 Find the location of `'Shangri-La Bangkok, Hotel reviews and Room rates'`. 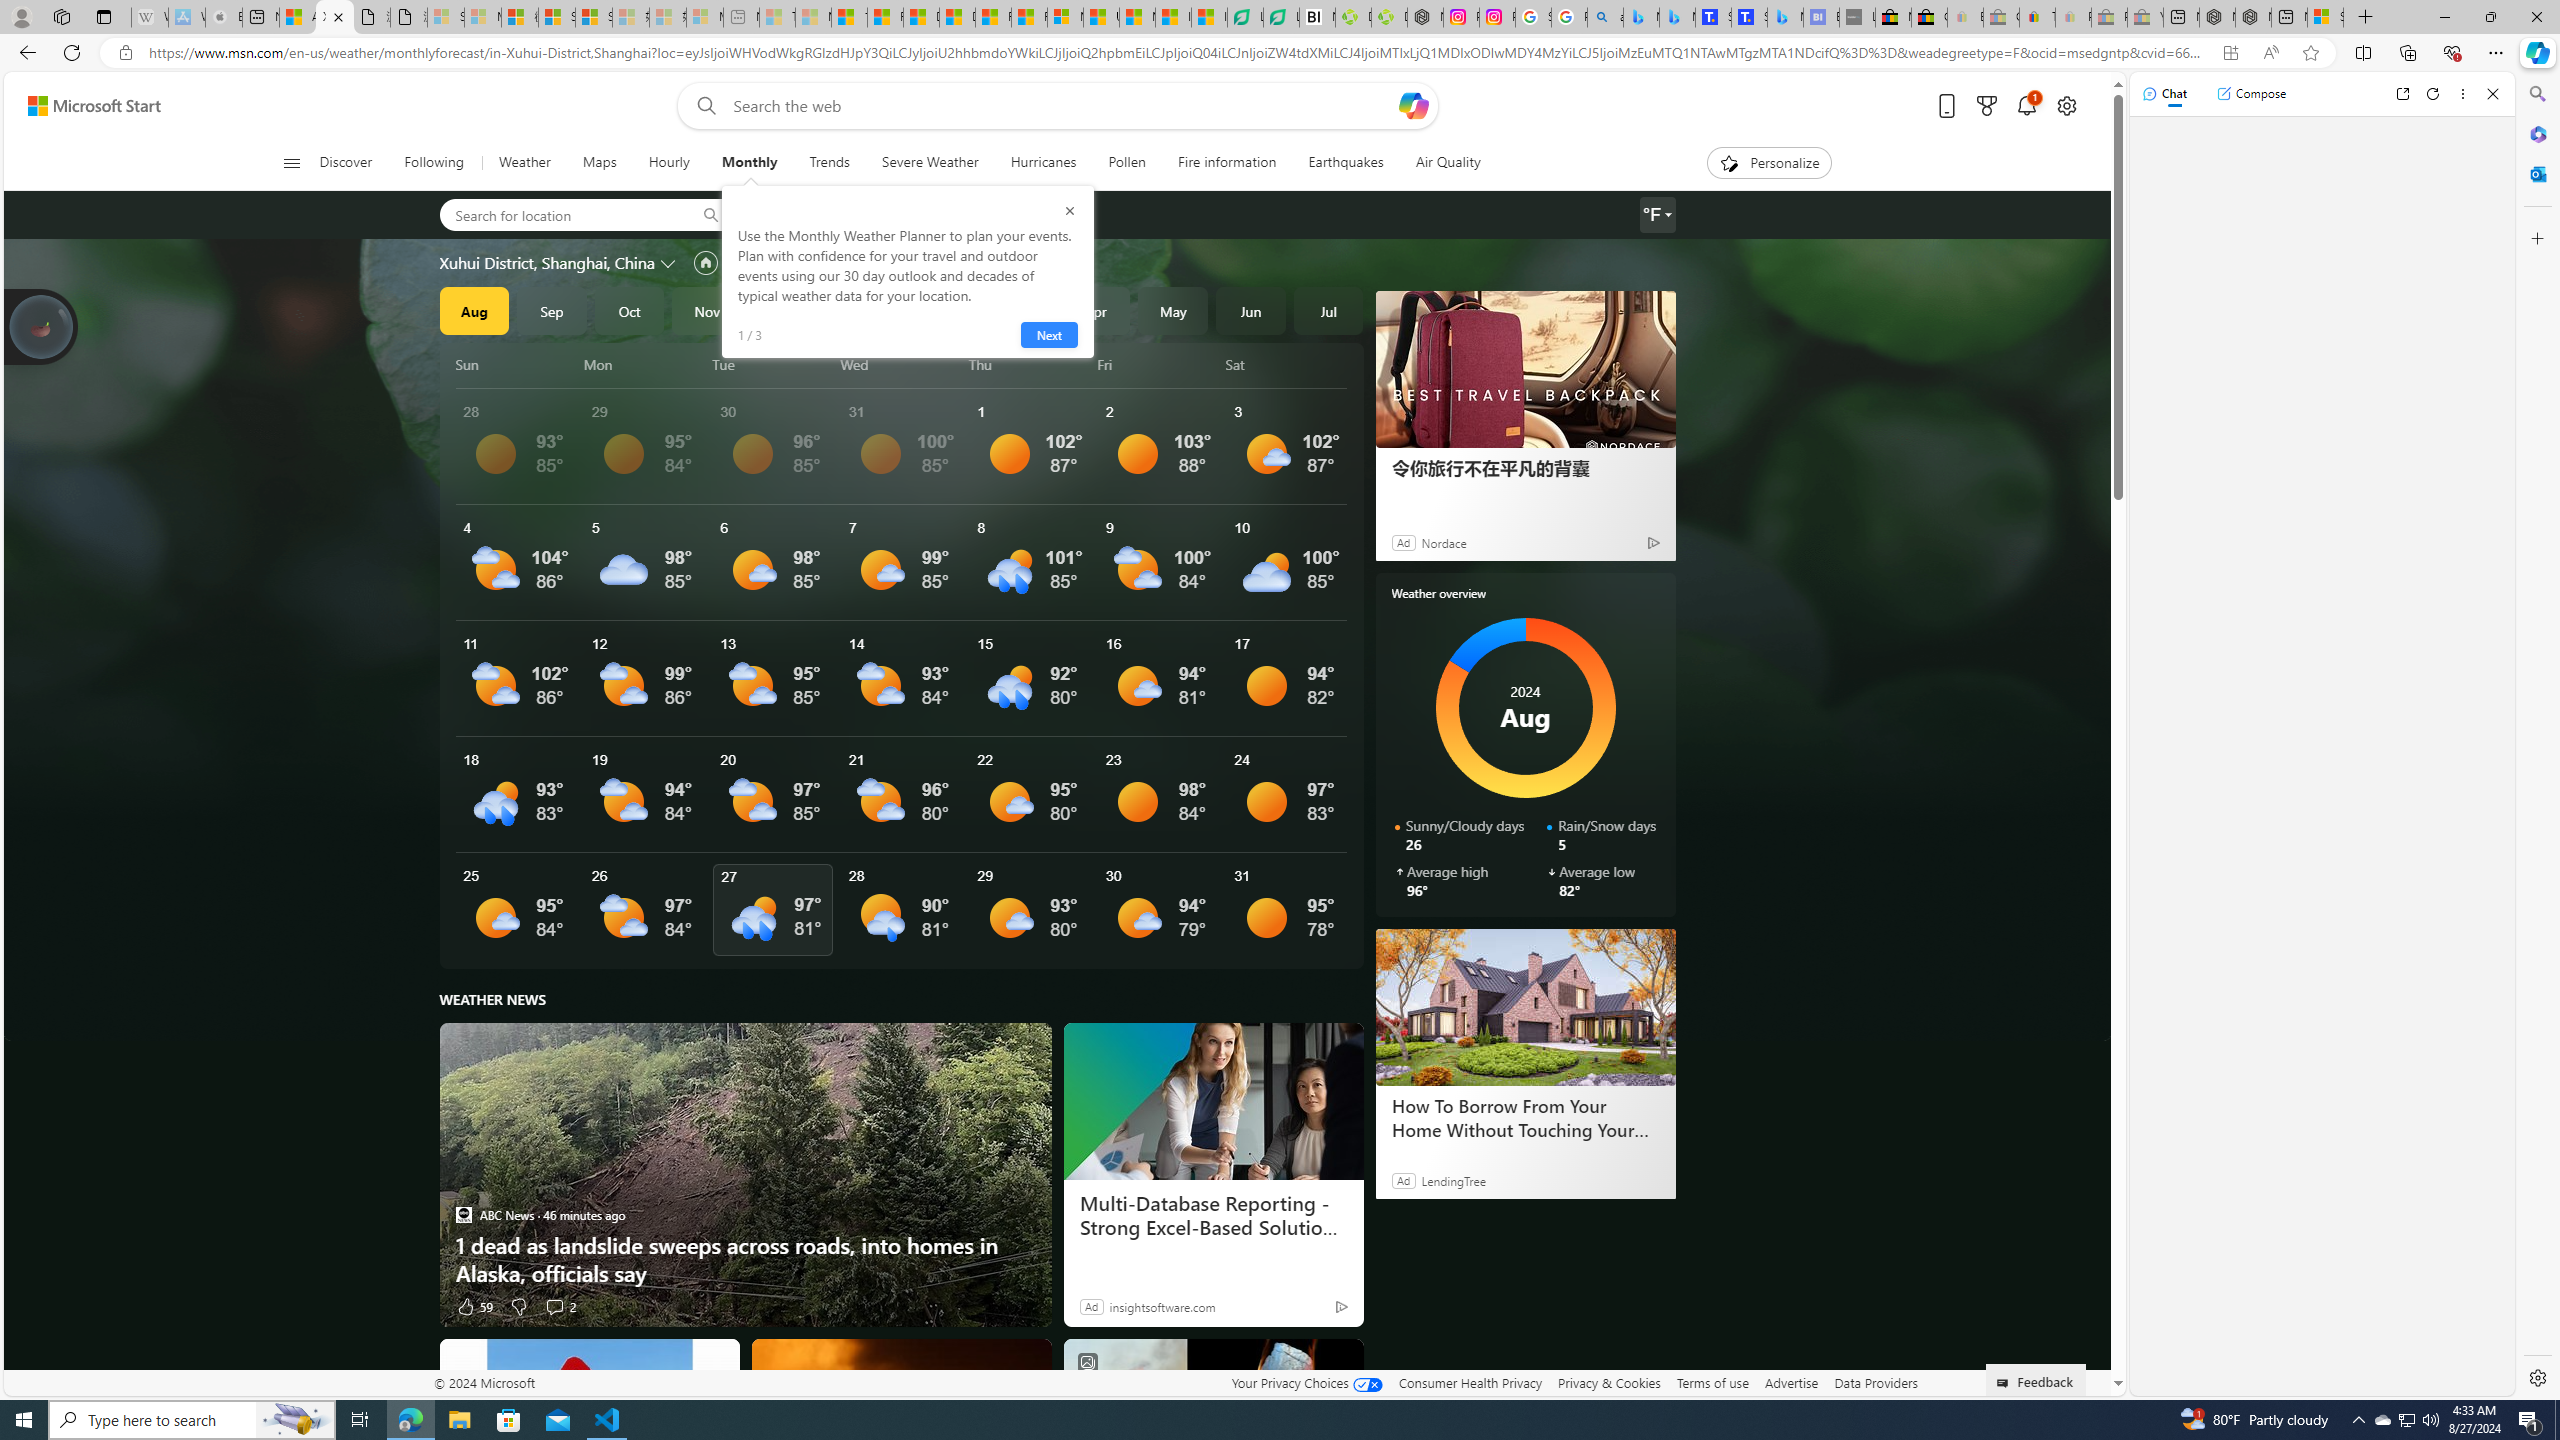

'Shangri-La Bangkok, Hotel reviews and Room rates' is located at coordinates (1748, 16).